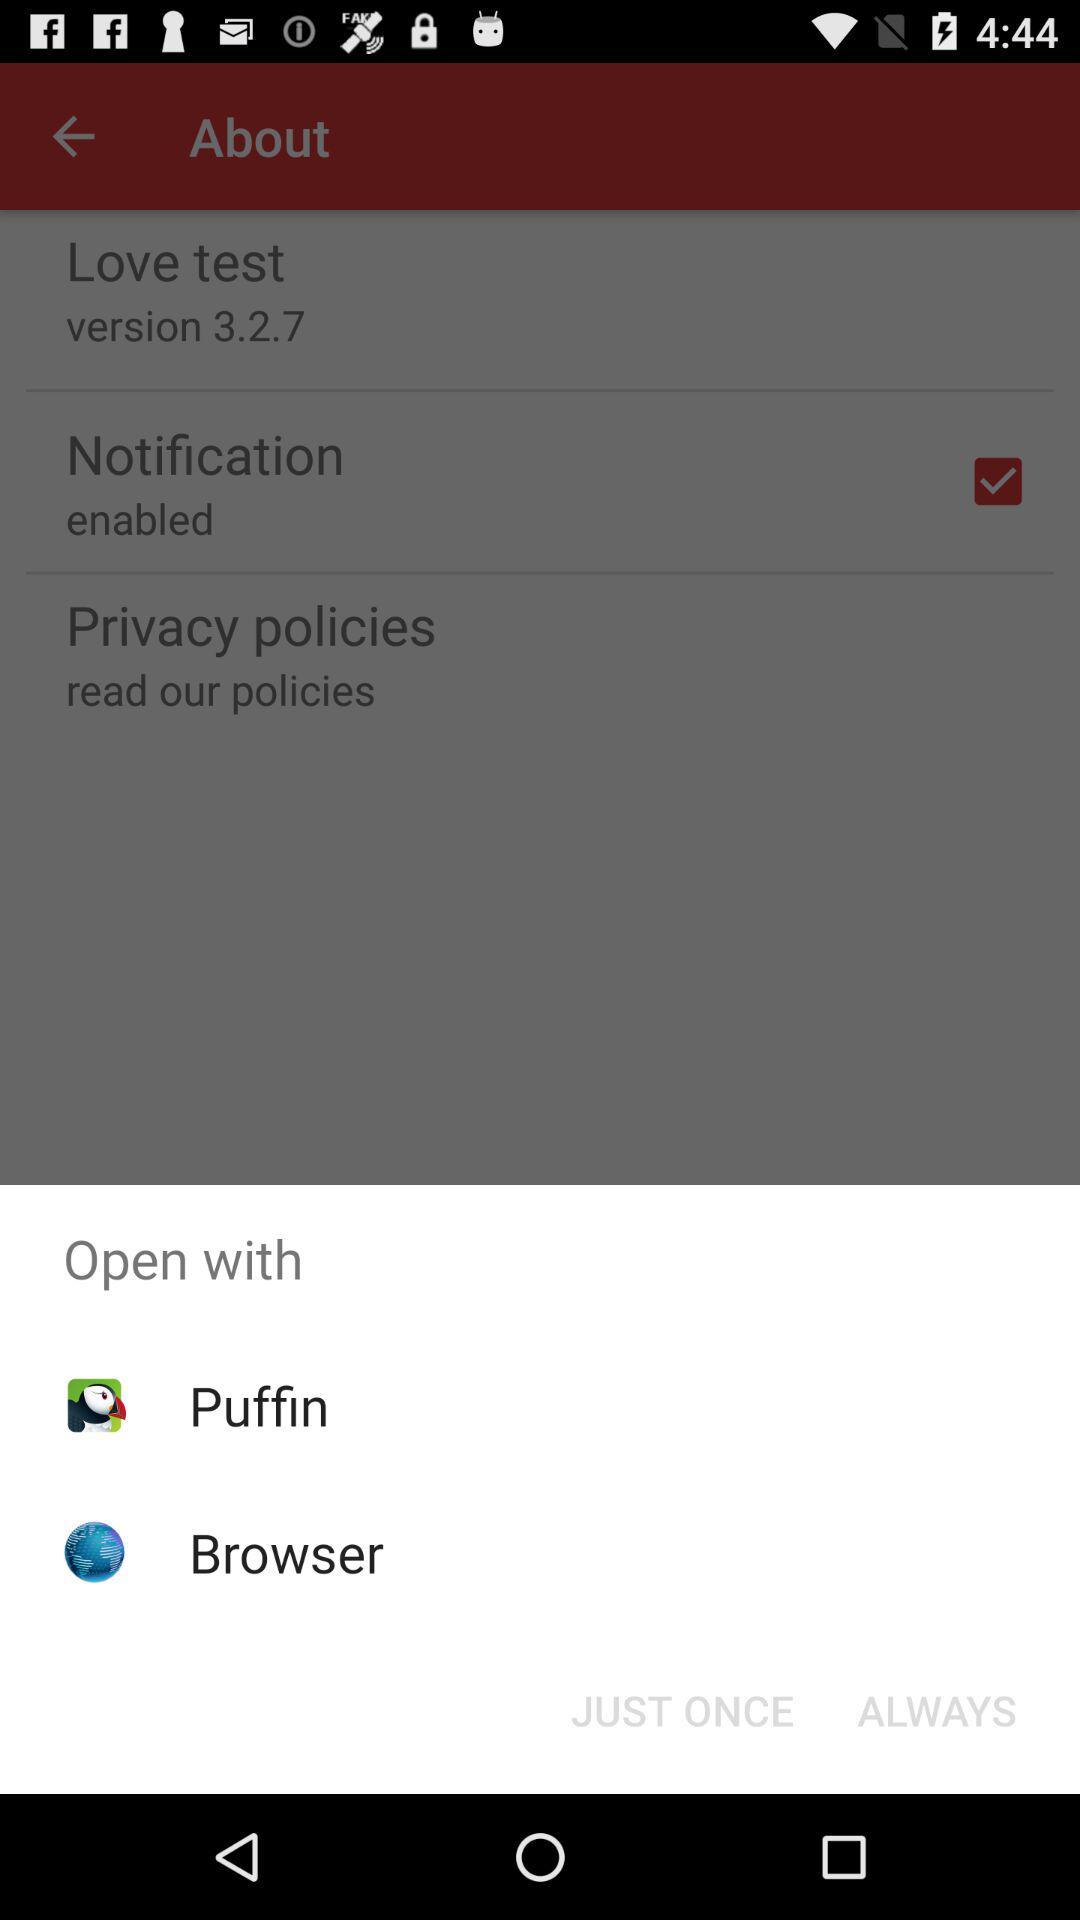  What do you see at coordinates (937, 1708) in the screenshot?
I see `the always icon` at bounding box center [937, 1708].